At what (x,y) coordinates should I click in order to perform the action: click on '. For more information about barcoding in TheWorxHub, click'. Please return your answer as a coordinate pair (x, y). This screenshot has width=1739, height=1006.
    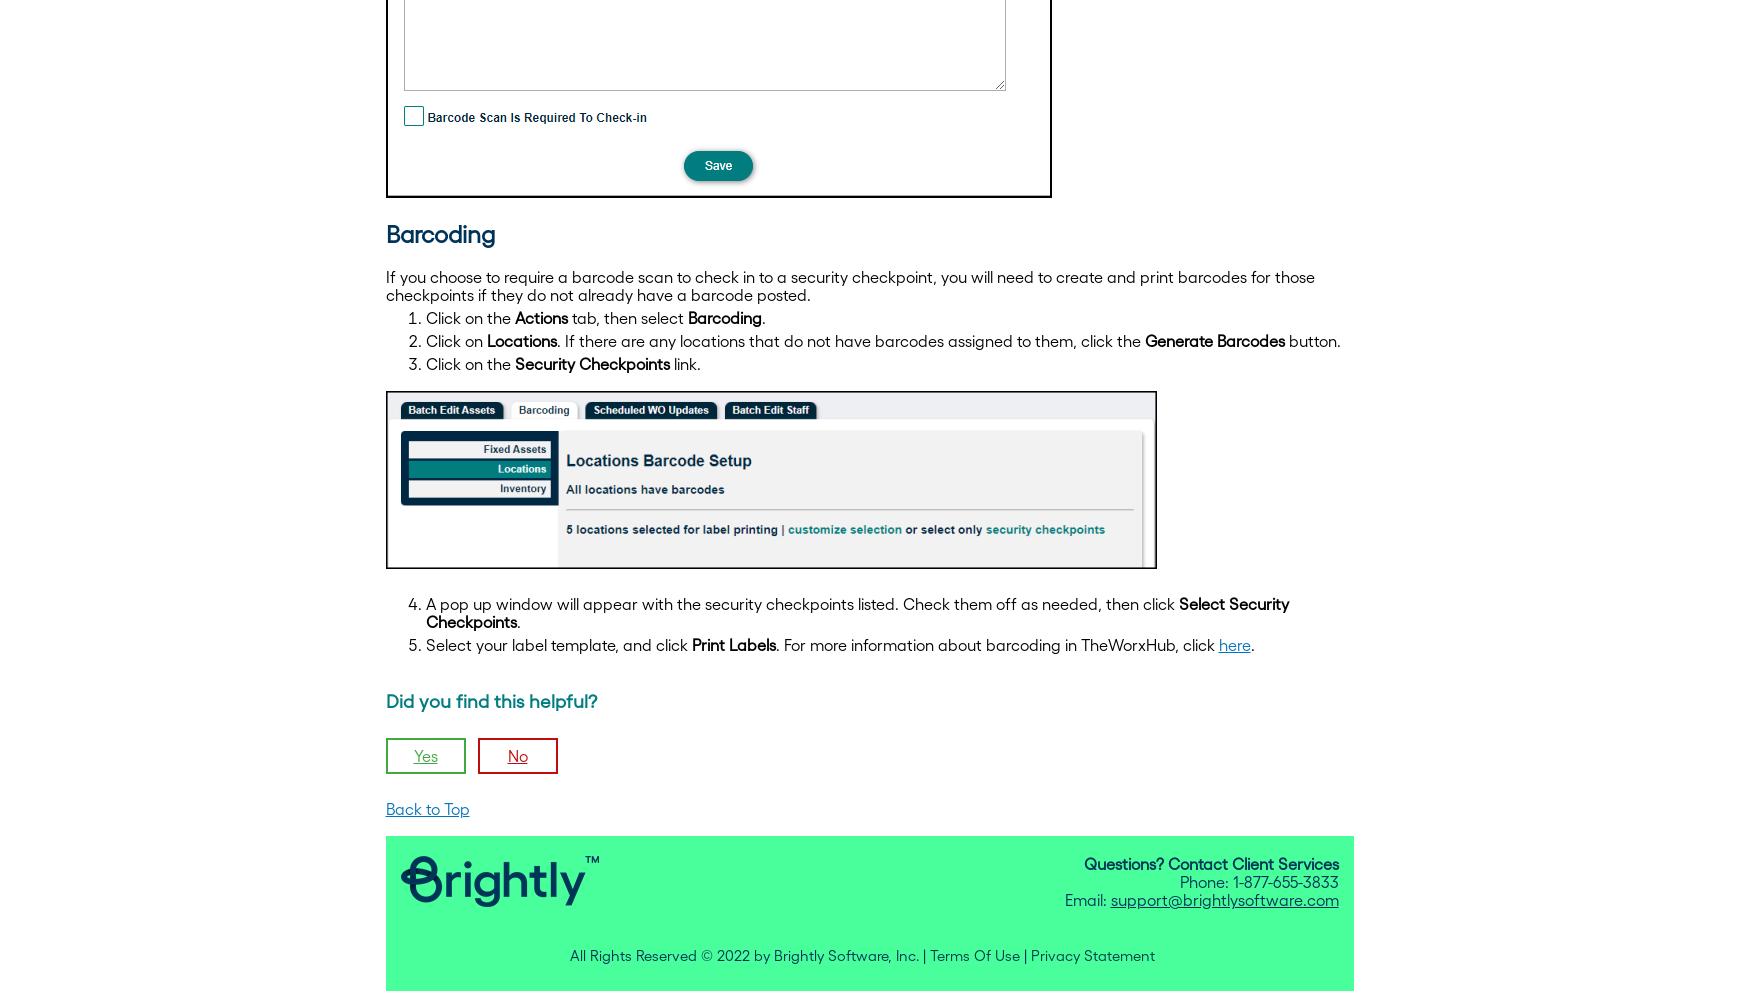
    Looking at the image, I should click on (996, 644).